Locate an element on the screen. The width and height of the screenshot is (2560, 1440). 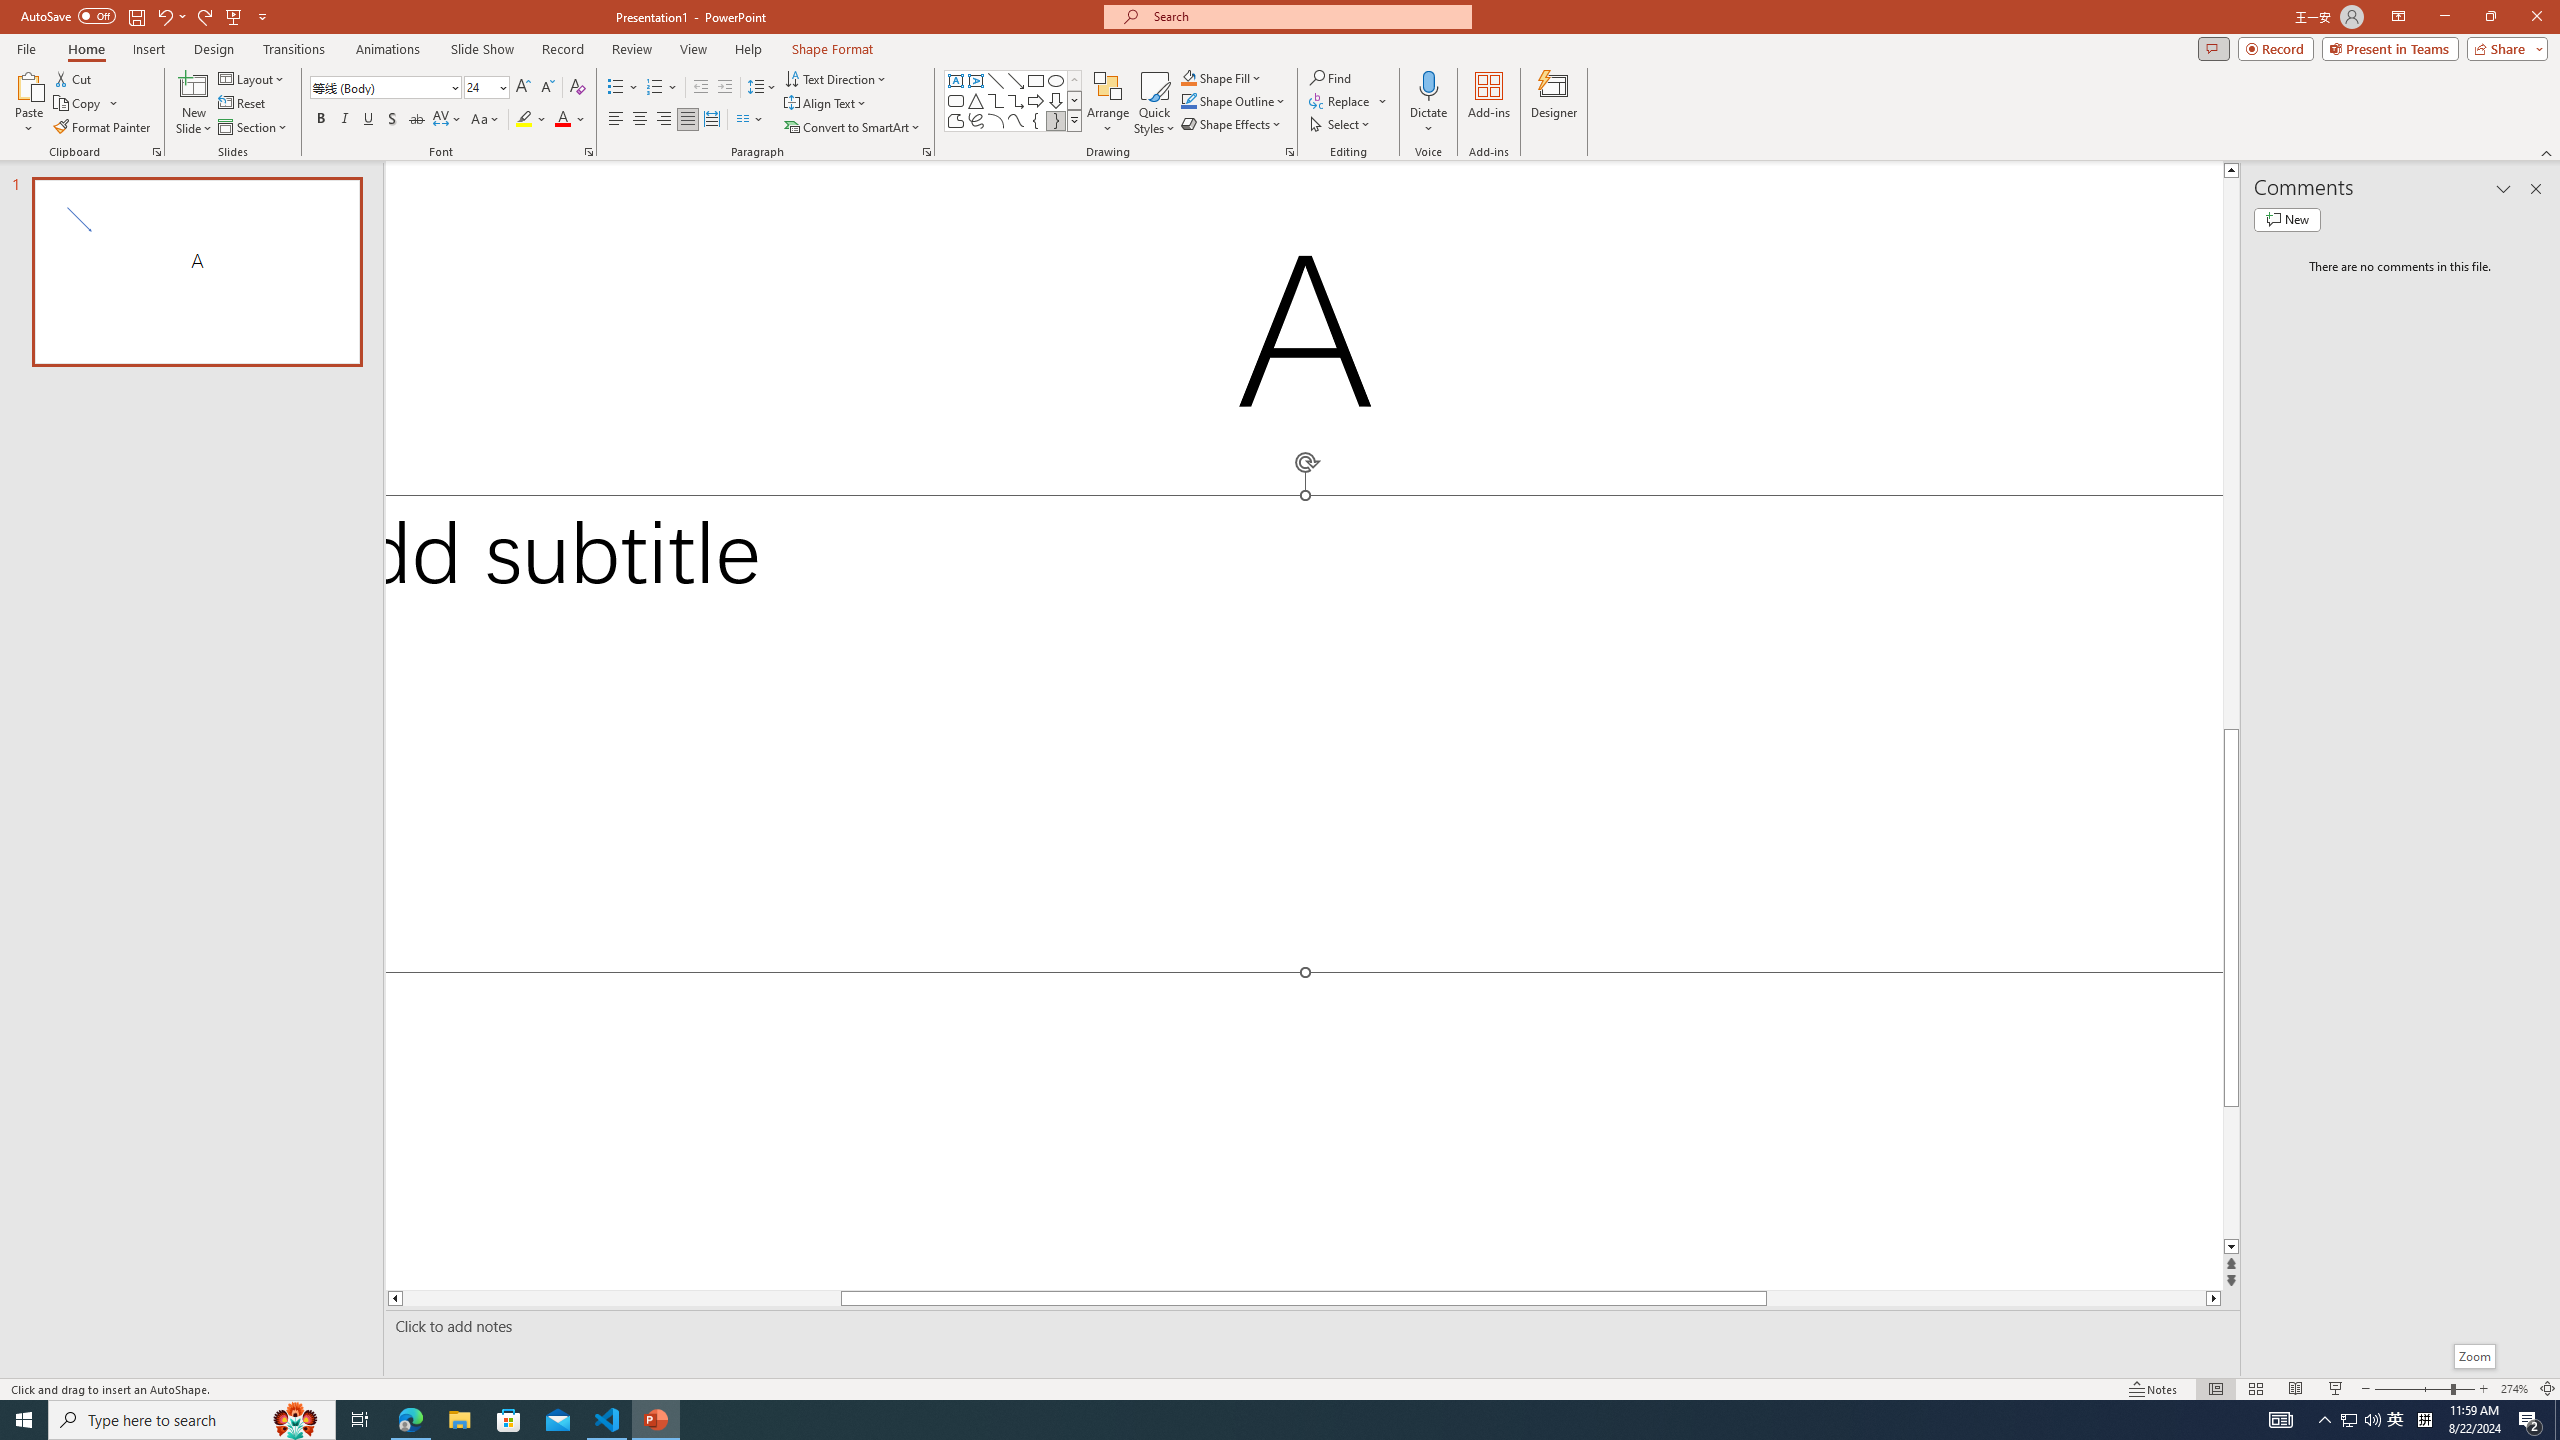
'Zoom 274%' is located at coordinates (2515, 1389).